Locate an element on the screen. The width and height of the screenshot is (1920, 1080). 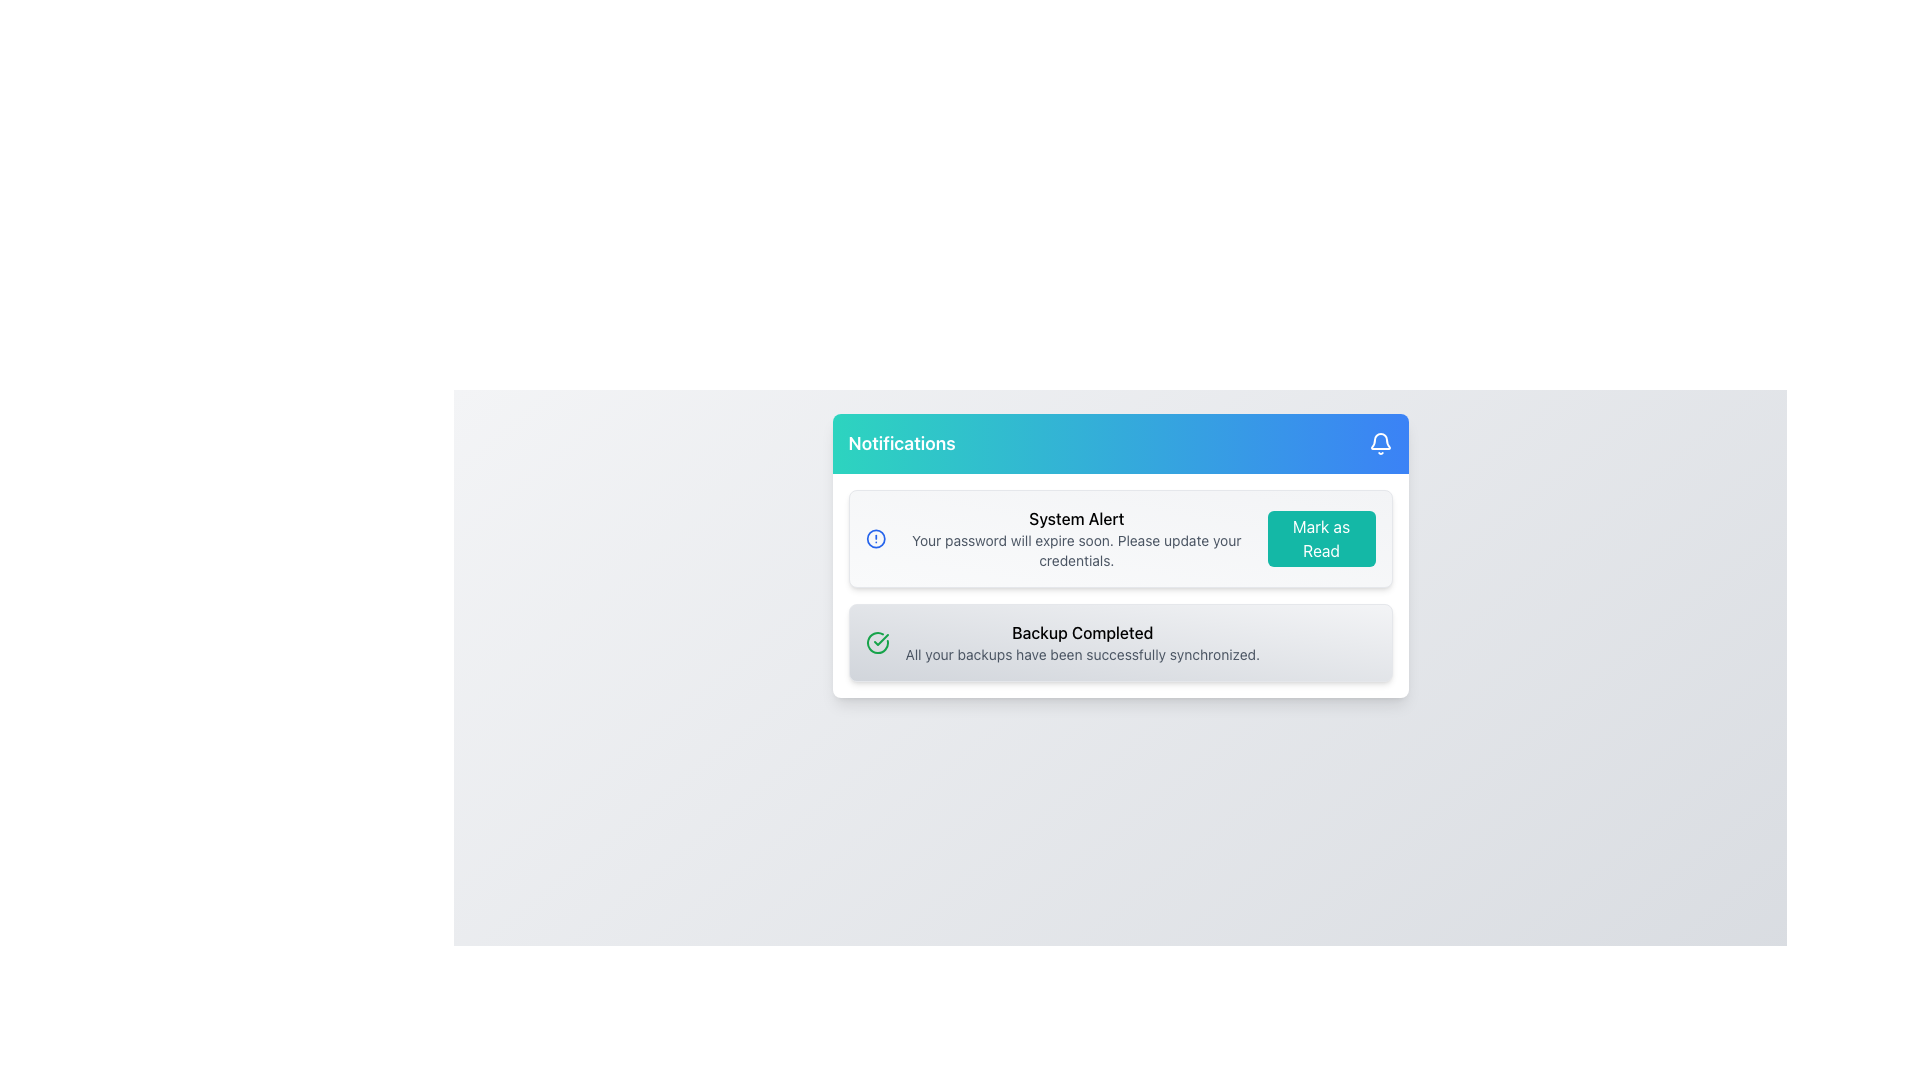
the text message 'Your password will expire soon. Please update your credentials.' located below the bold title 'System Alert' within the notification card is located at coordinates (1075, 551).